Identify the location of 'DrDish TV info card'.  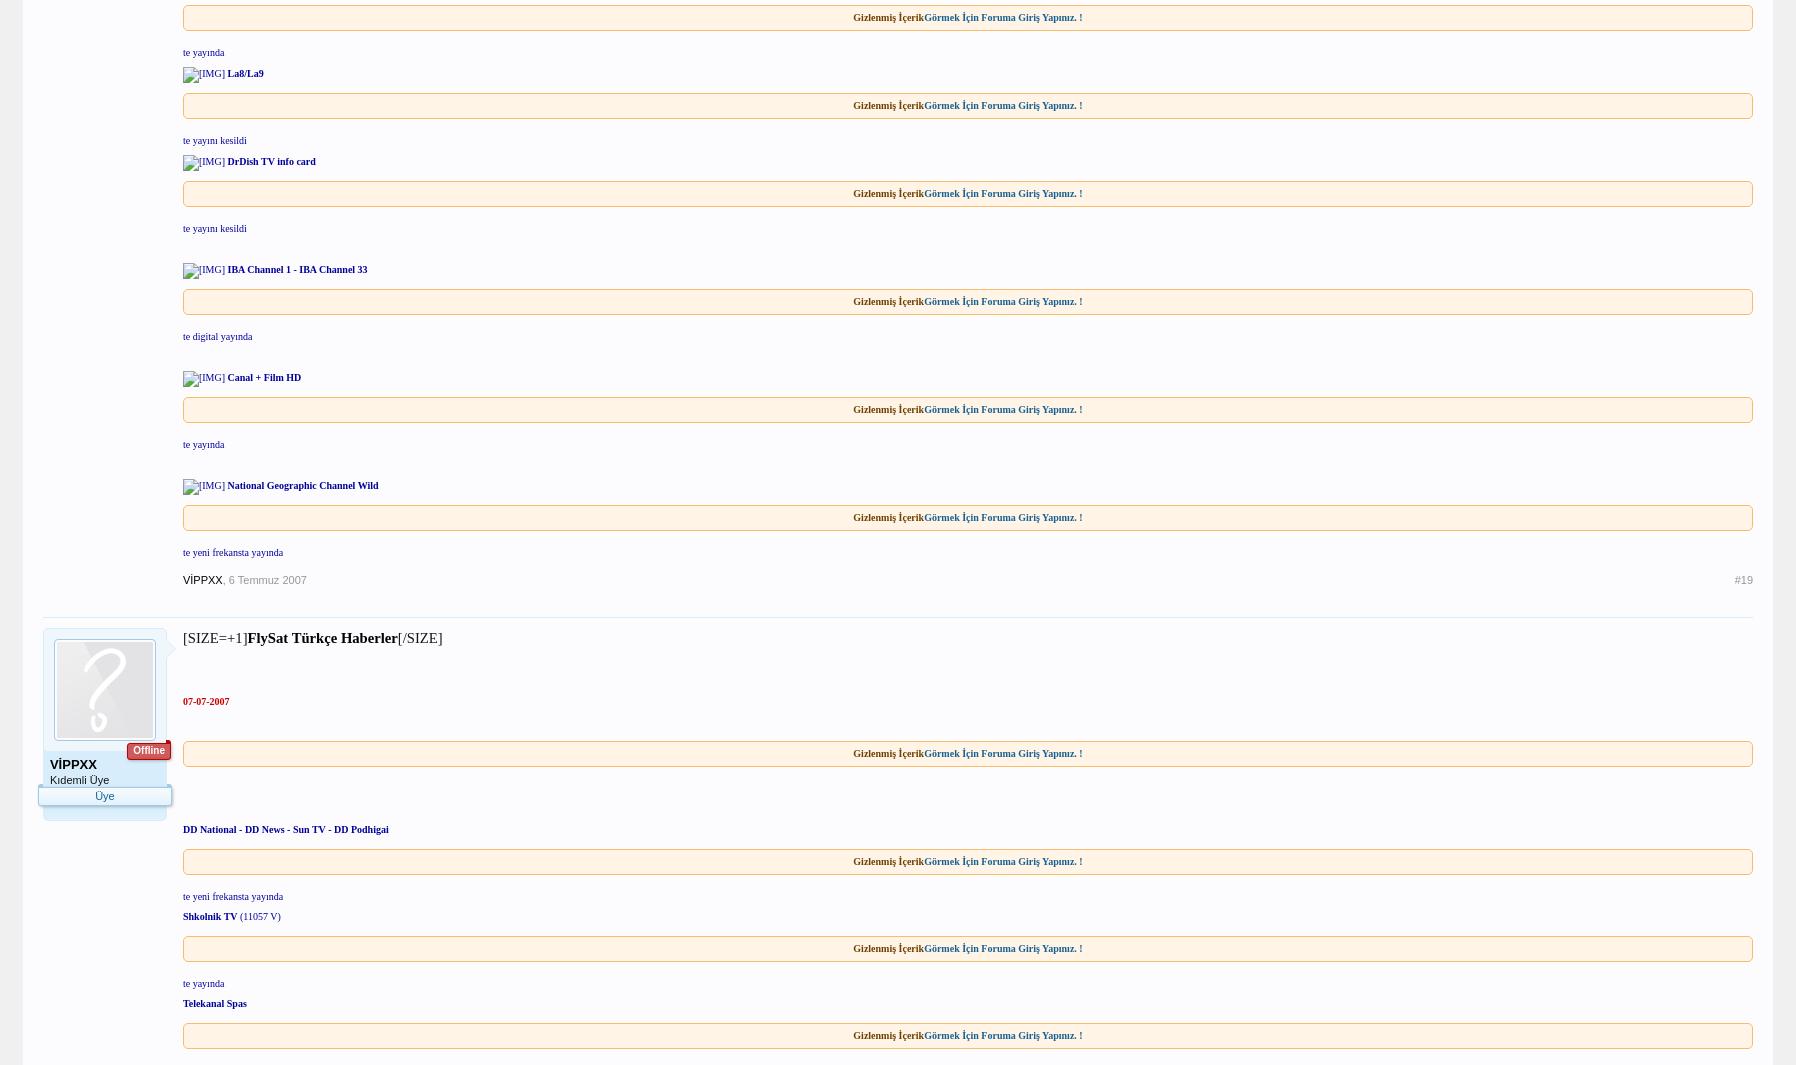
(271, 159).